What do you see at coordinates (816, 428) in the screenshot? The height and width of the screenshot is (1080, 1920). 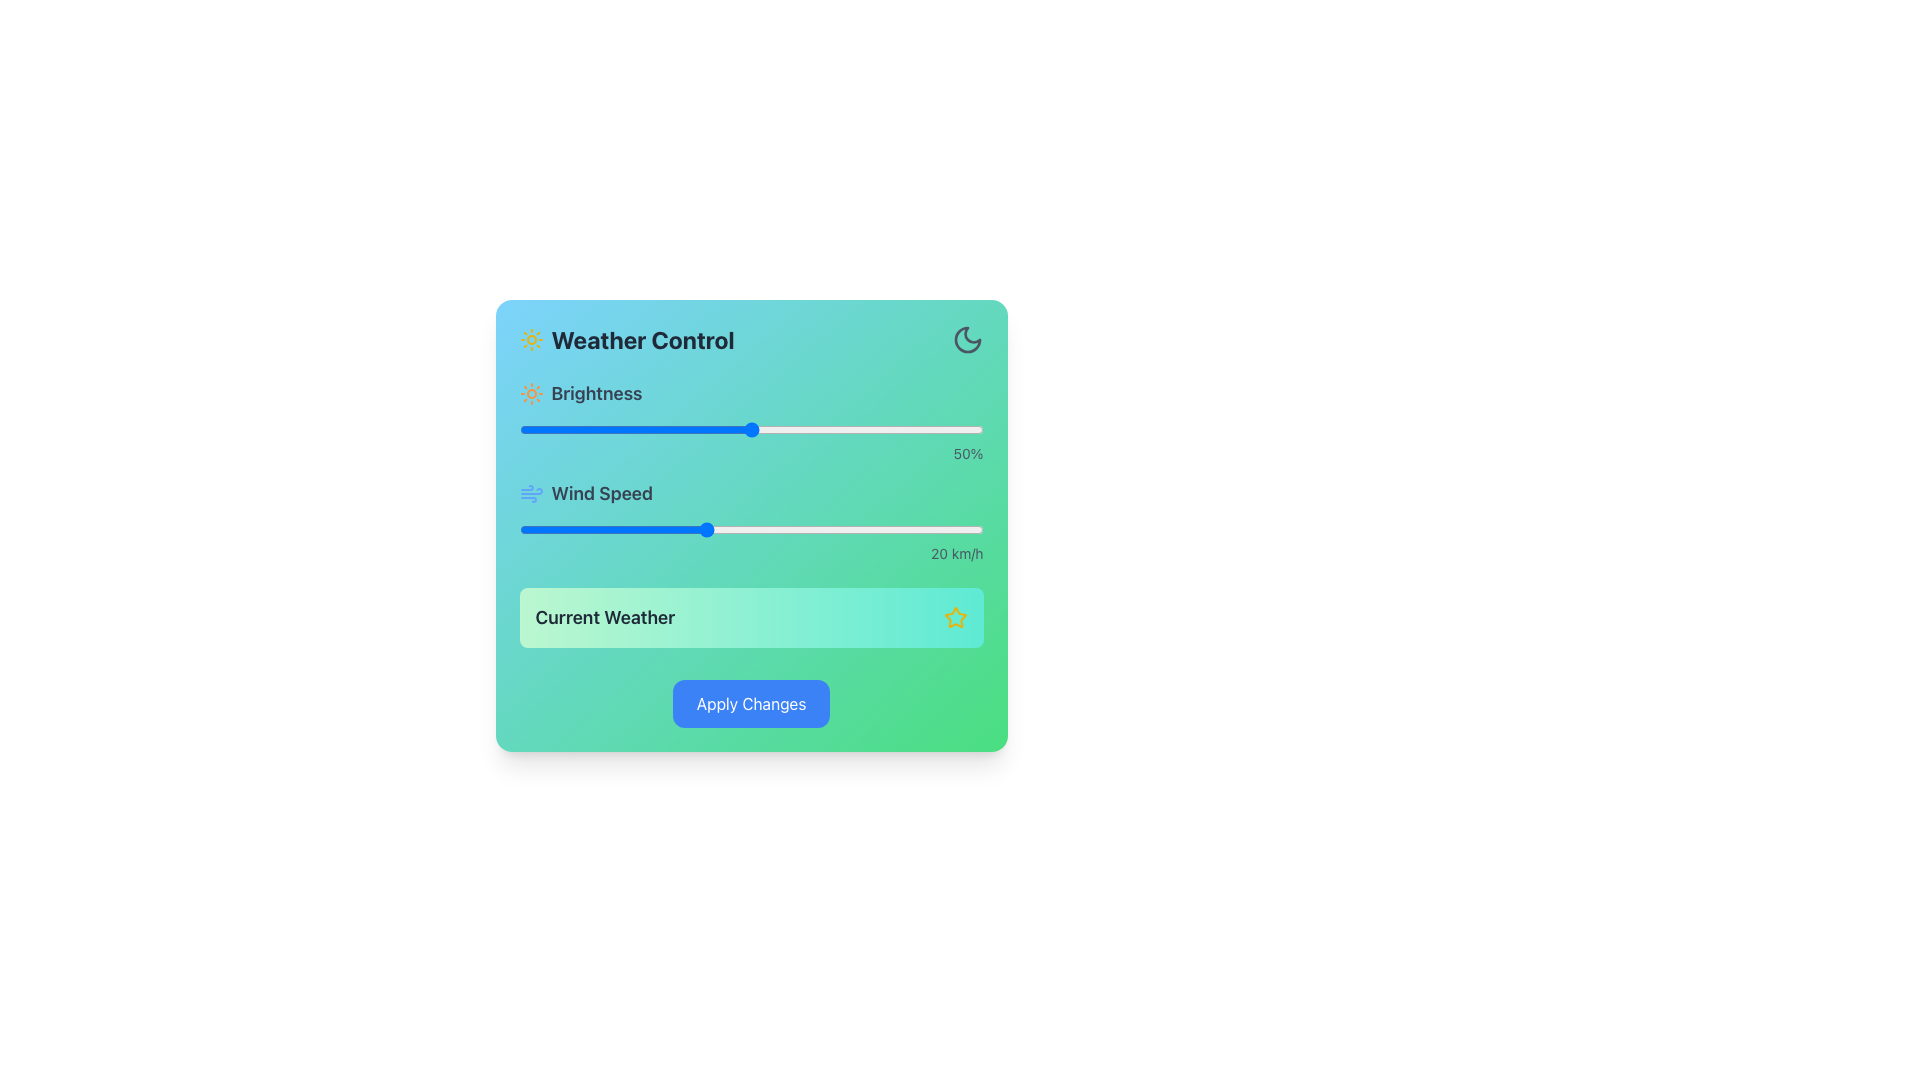 I see `the brightness level` at bounding box center [816, 428].